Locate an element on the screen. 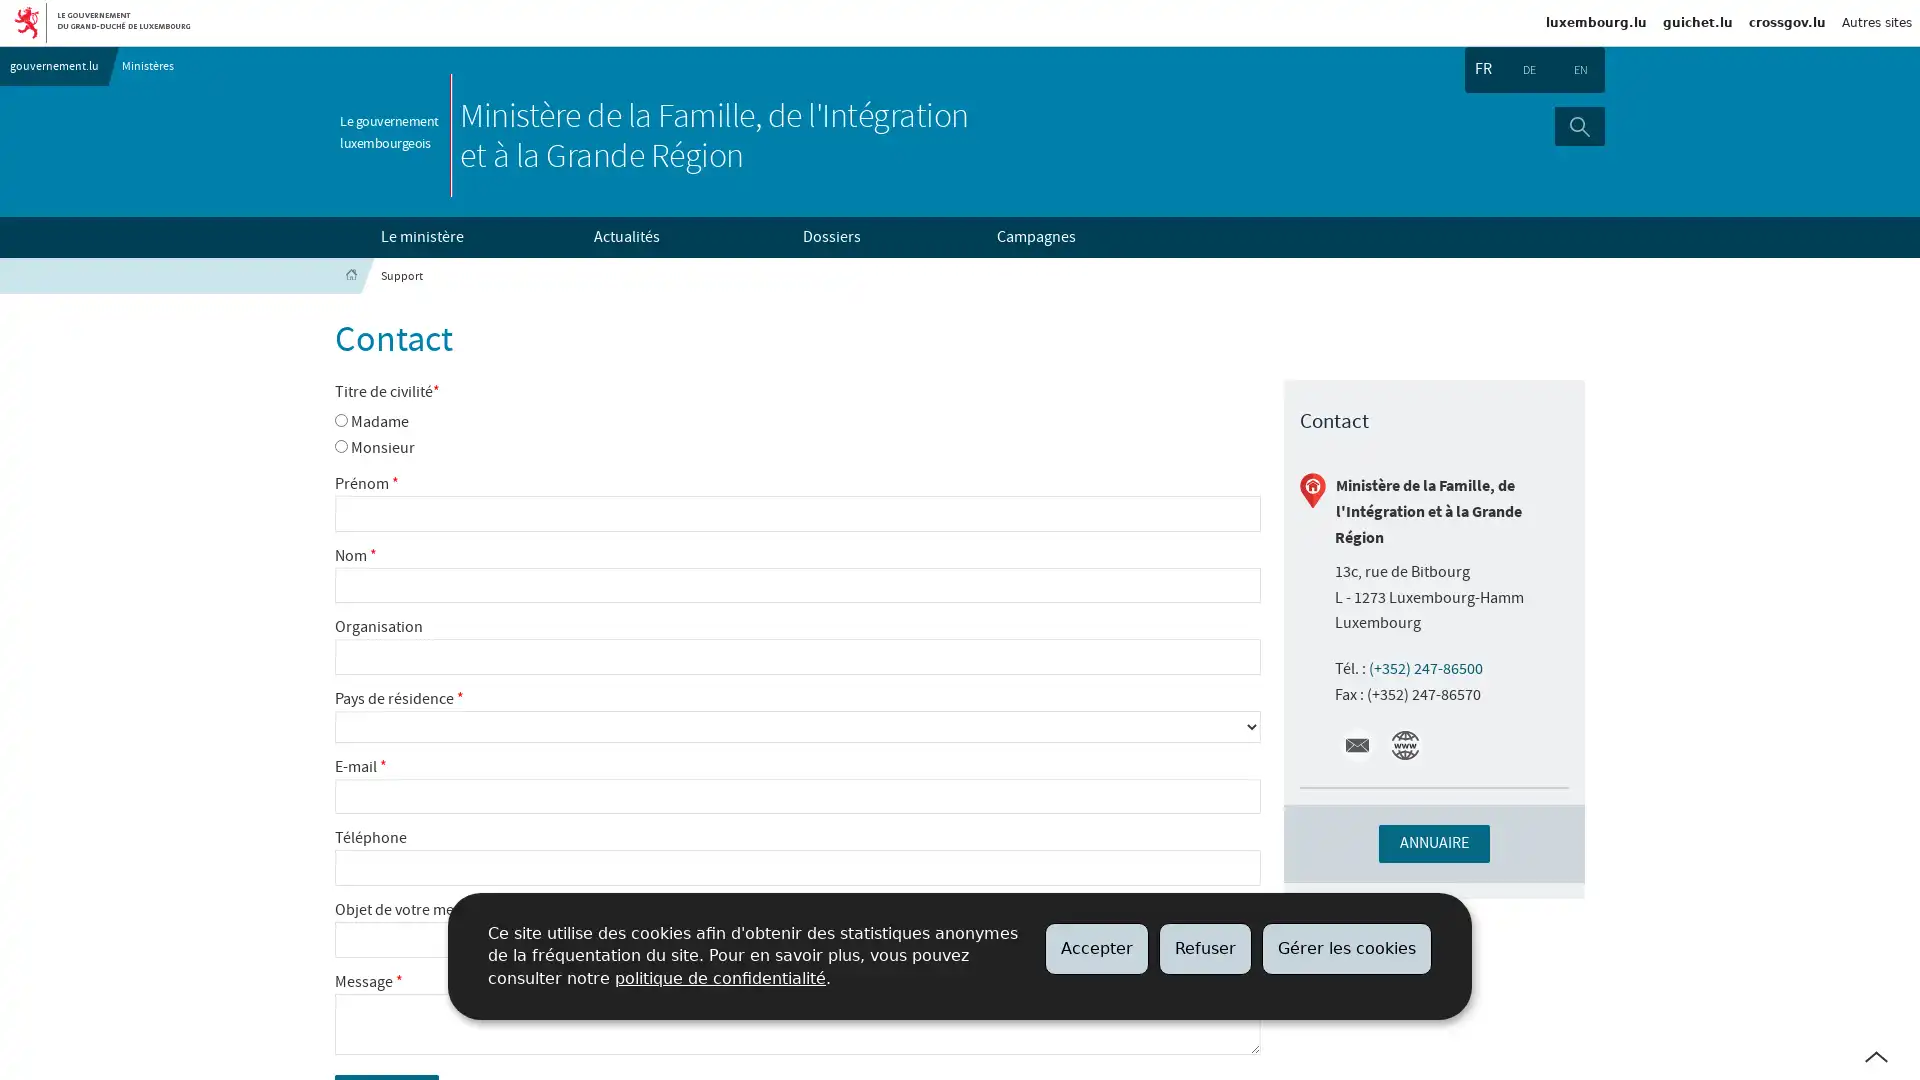 This screenshot has width=1920, height=1080. + is located at coordinates (1330, 823).